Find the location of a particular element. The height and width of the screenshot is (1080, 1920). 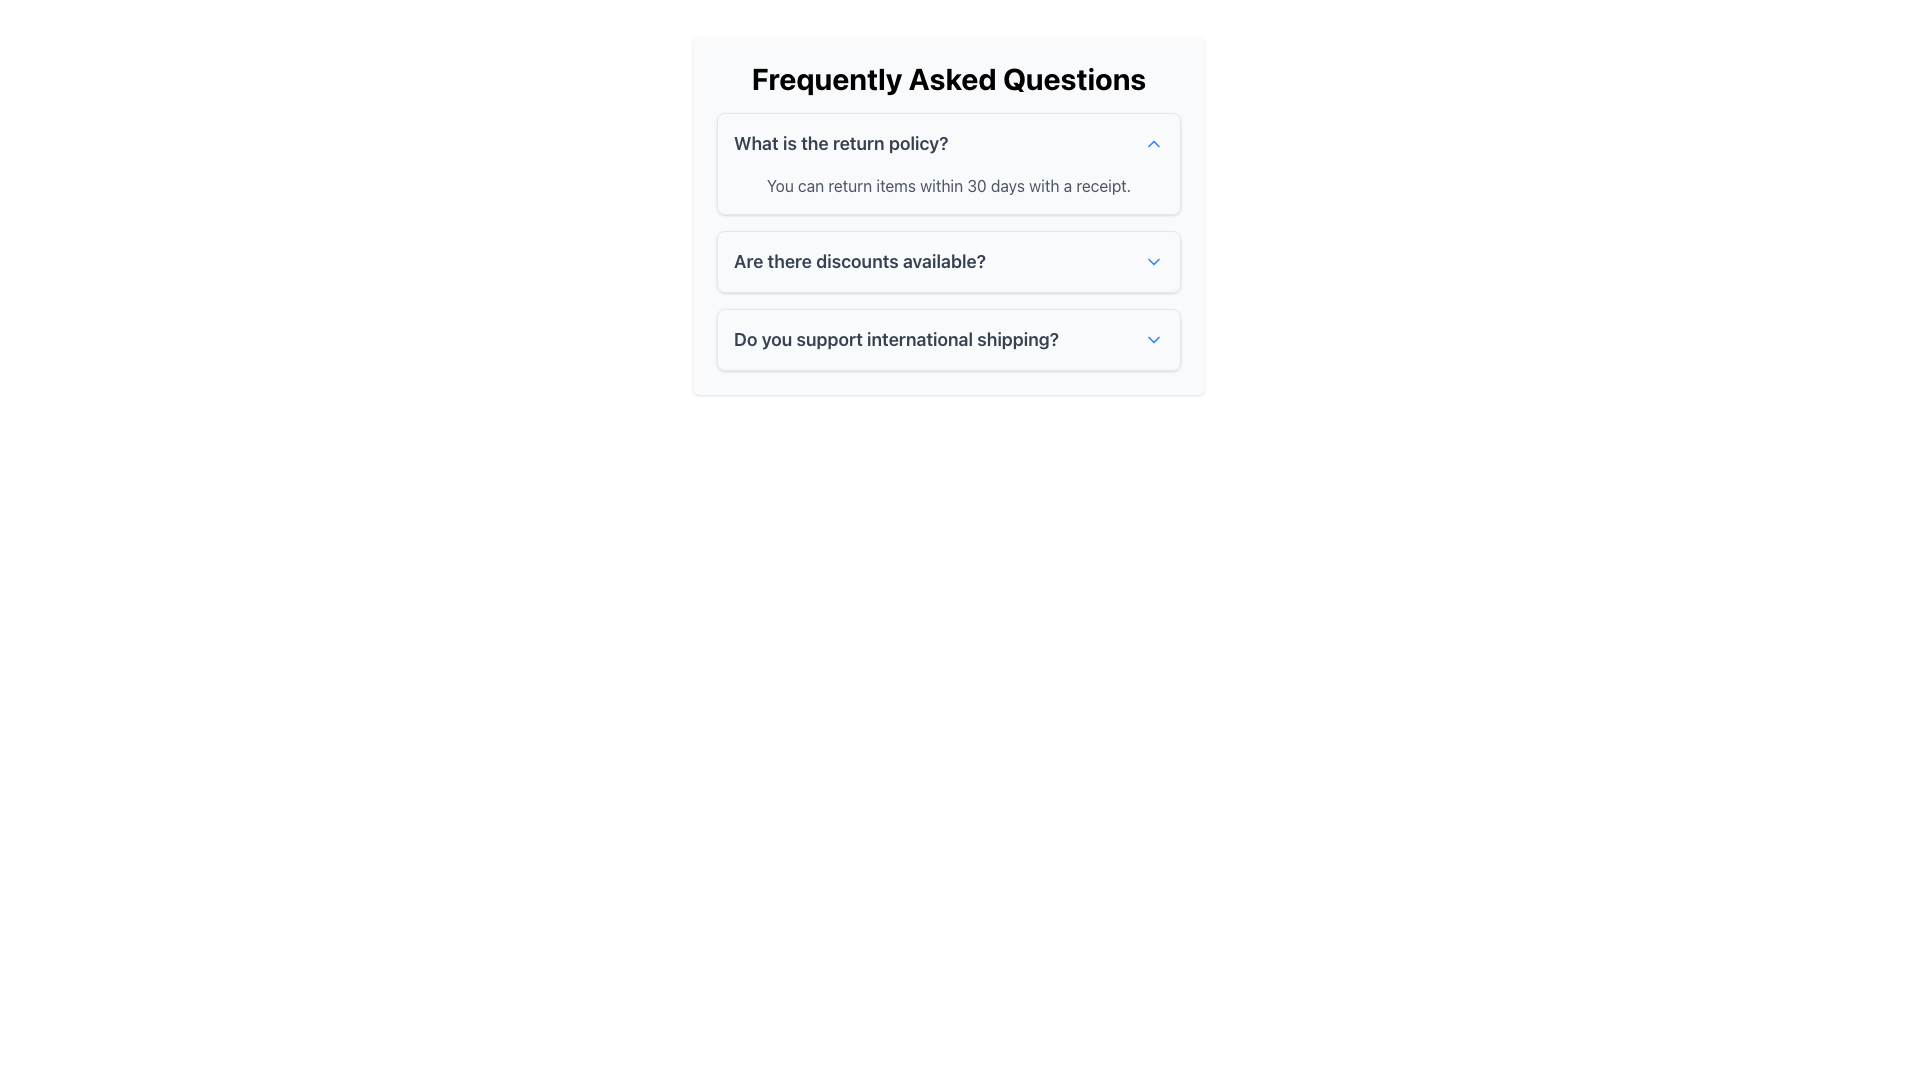

the text element displaying 'You can return items within 30 days with a receipt.' which is located beneath the question 'What is the return policy?' in the FAQ section is located at coordinates (948, 185).